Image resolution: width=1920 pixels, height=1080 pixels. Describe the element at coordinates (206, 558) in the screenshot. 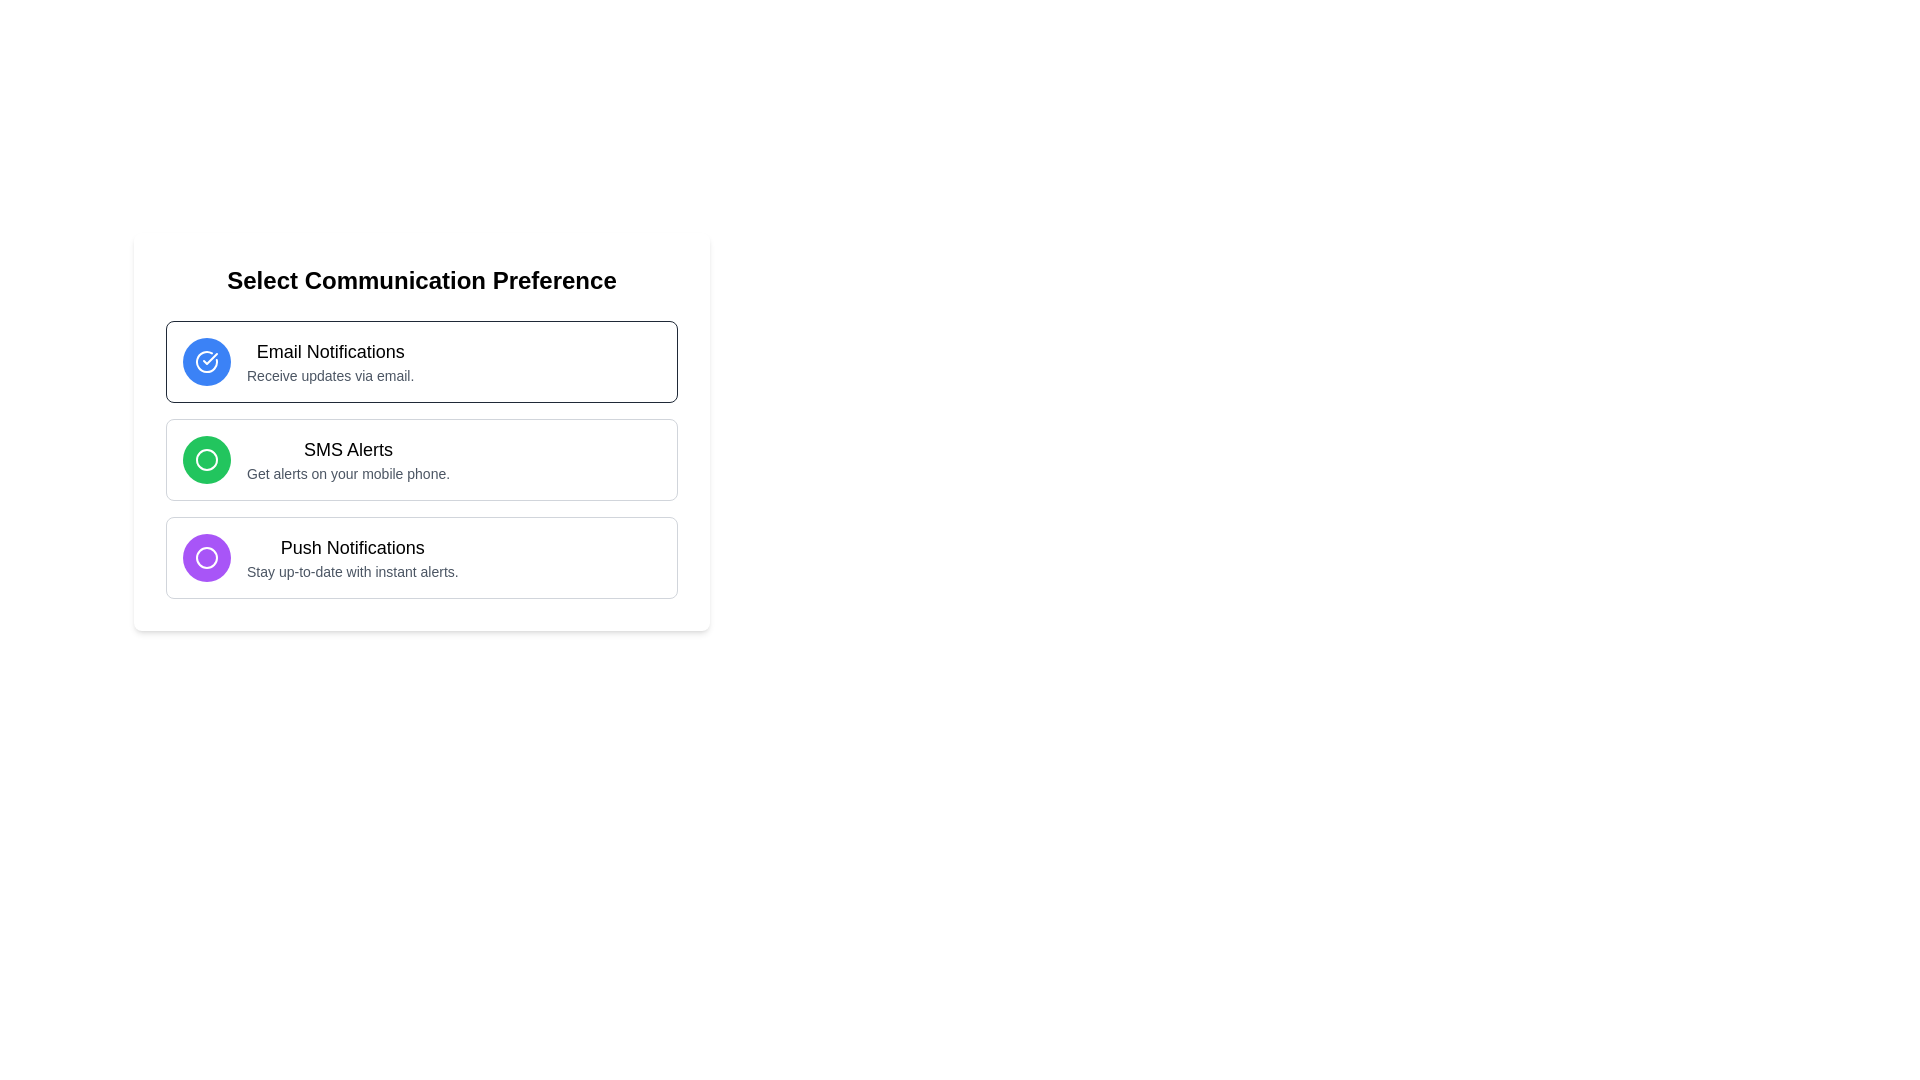

I see `the circular icon with a purple background and white outline located at the top-left corner of the 'Push Notifications' button` at that location.